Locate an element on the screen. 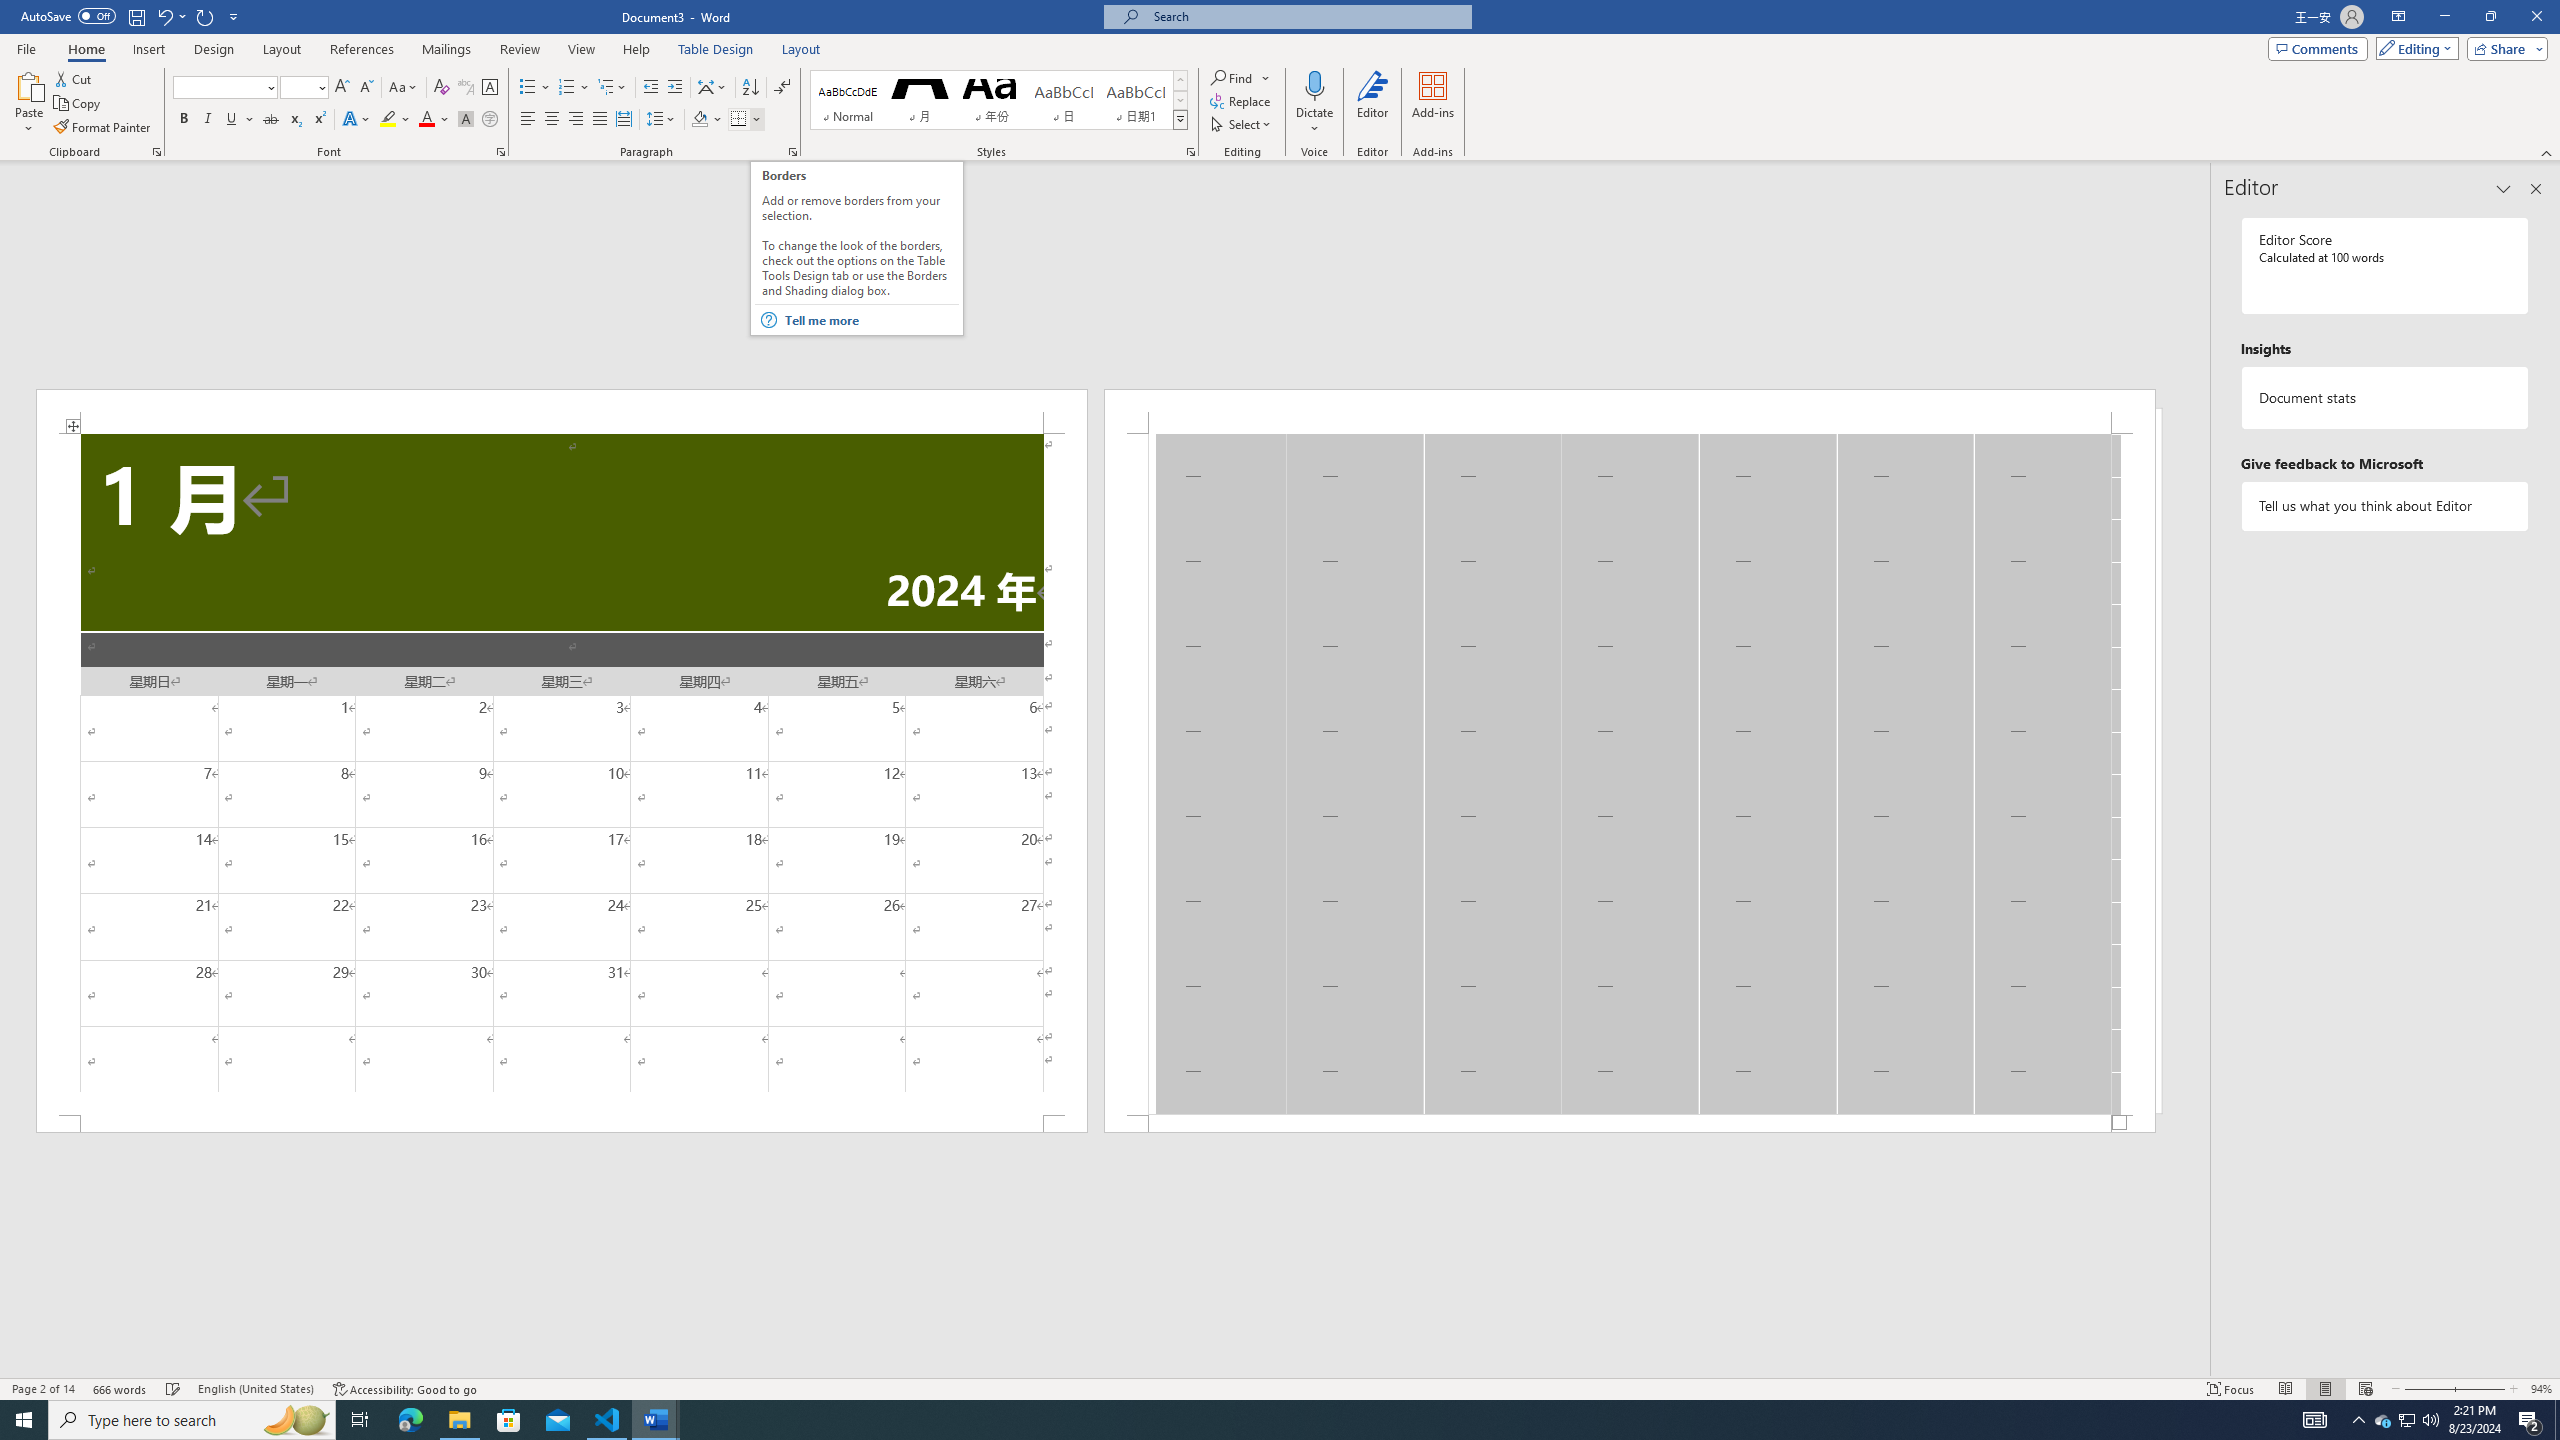 This screenshot has width=2560, height=1440. 'Undo Apply Quick Style' is located at coordinates (170, 15).